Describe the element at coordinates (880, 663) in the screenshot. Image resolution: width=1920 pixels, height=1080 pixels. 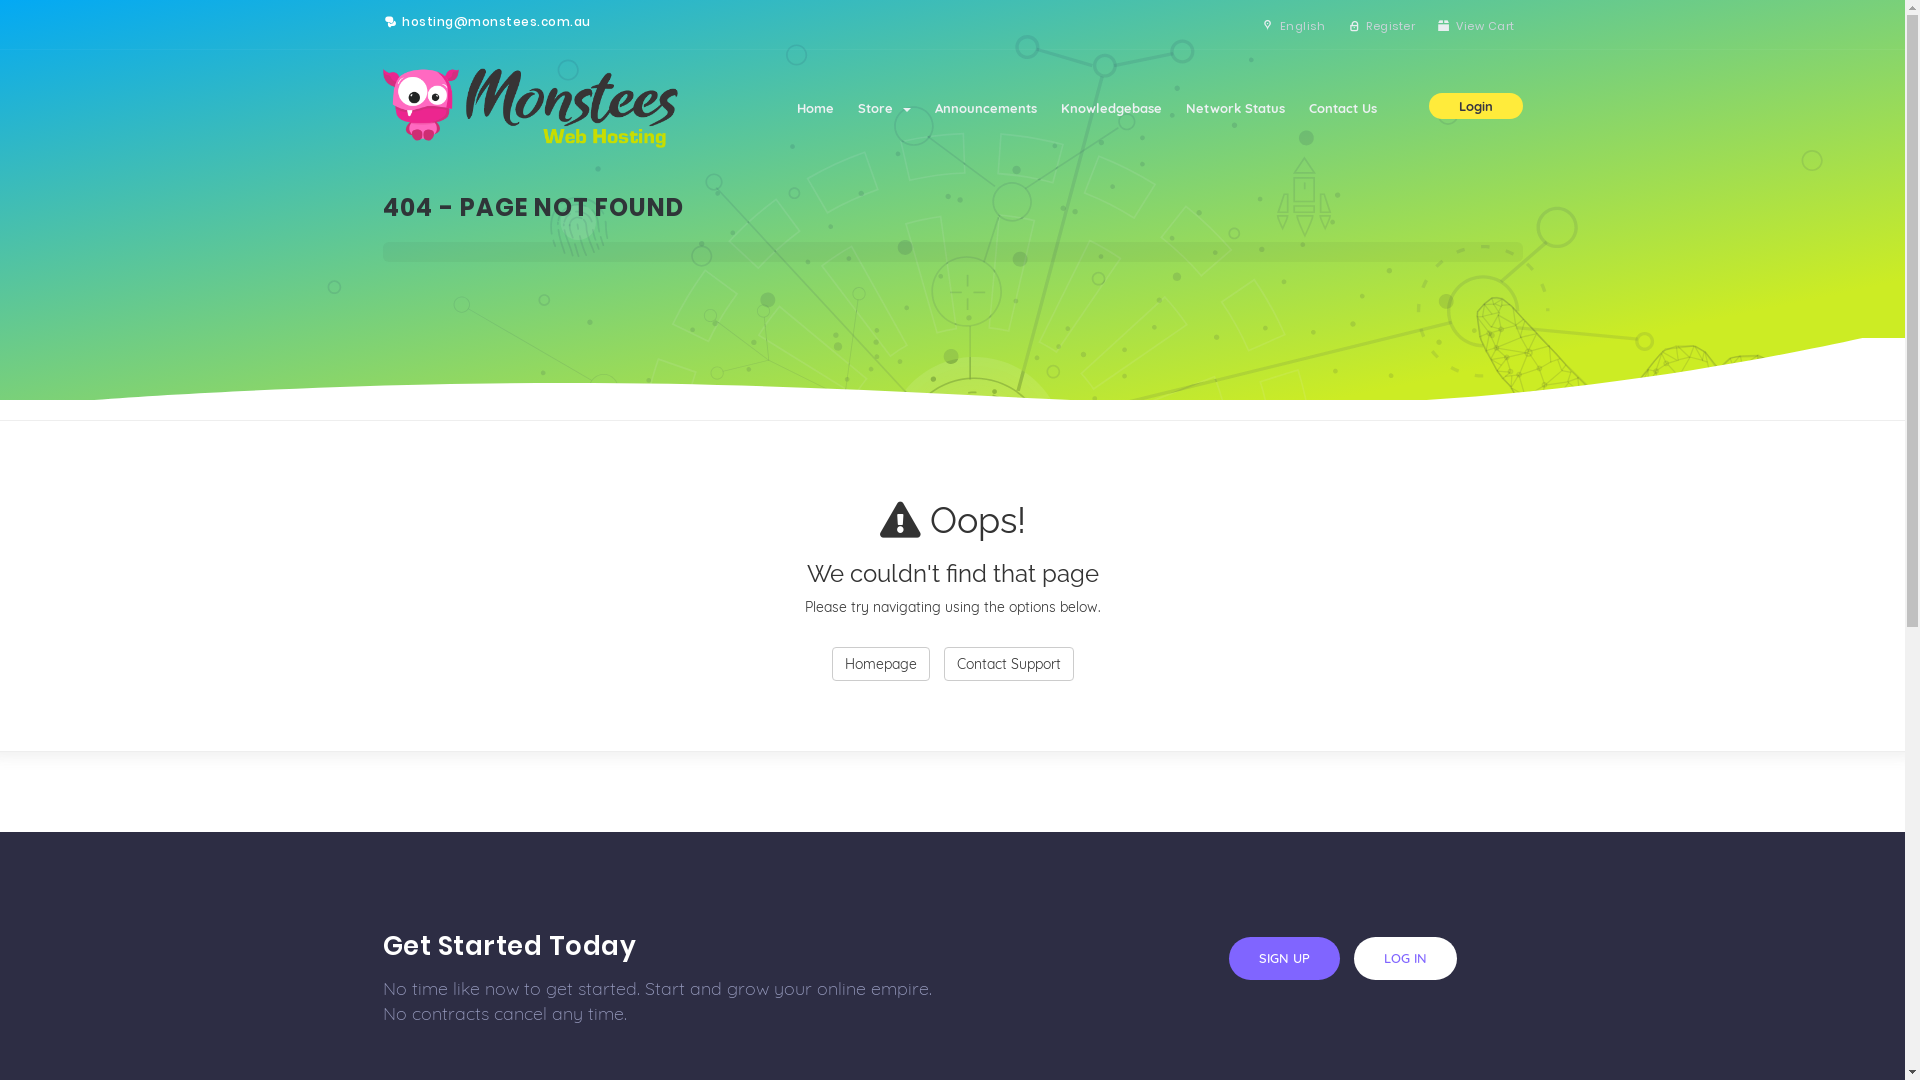
I see `'Homepage'` at that location.